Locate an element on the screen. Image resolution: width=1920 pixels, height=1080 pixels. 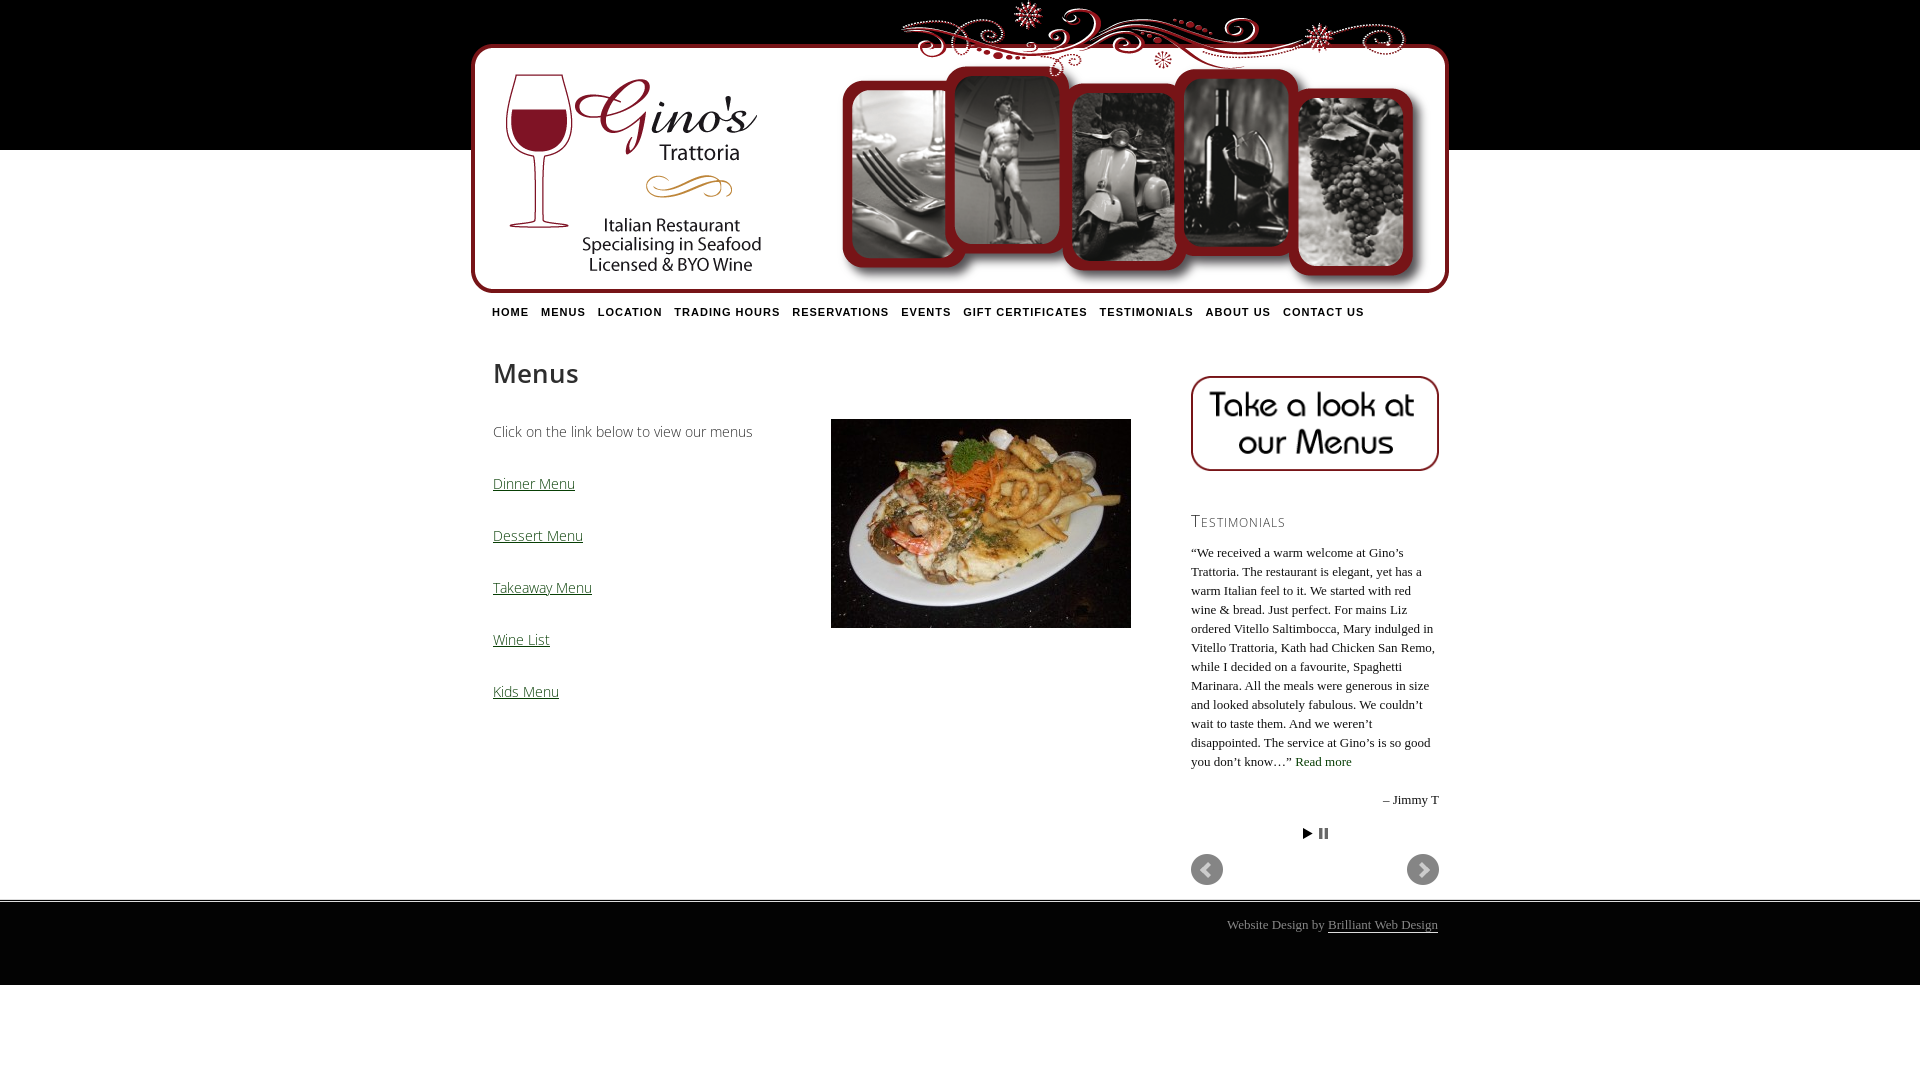
'TRADING HOURS' is located at coordinates (667, 312).